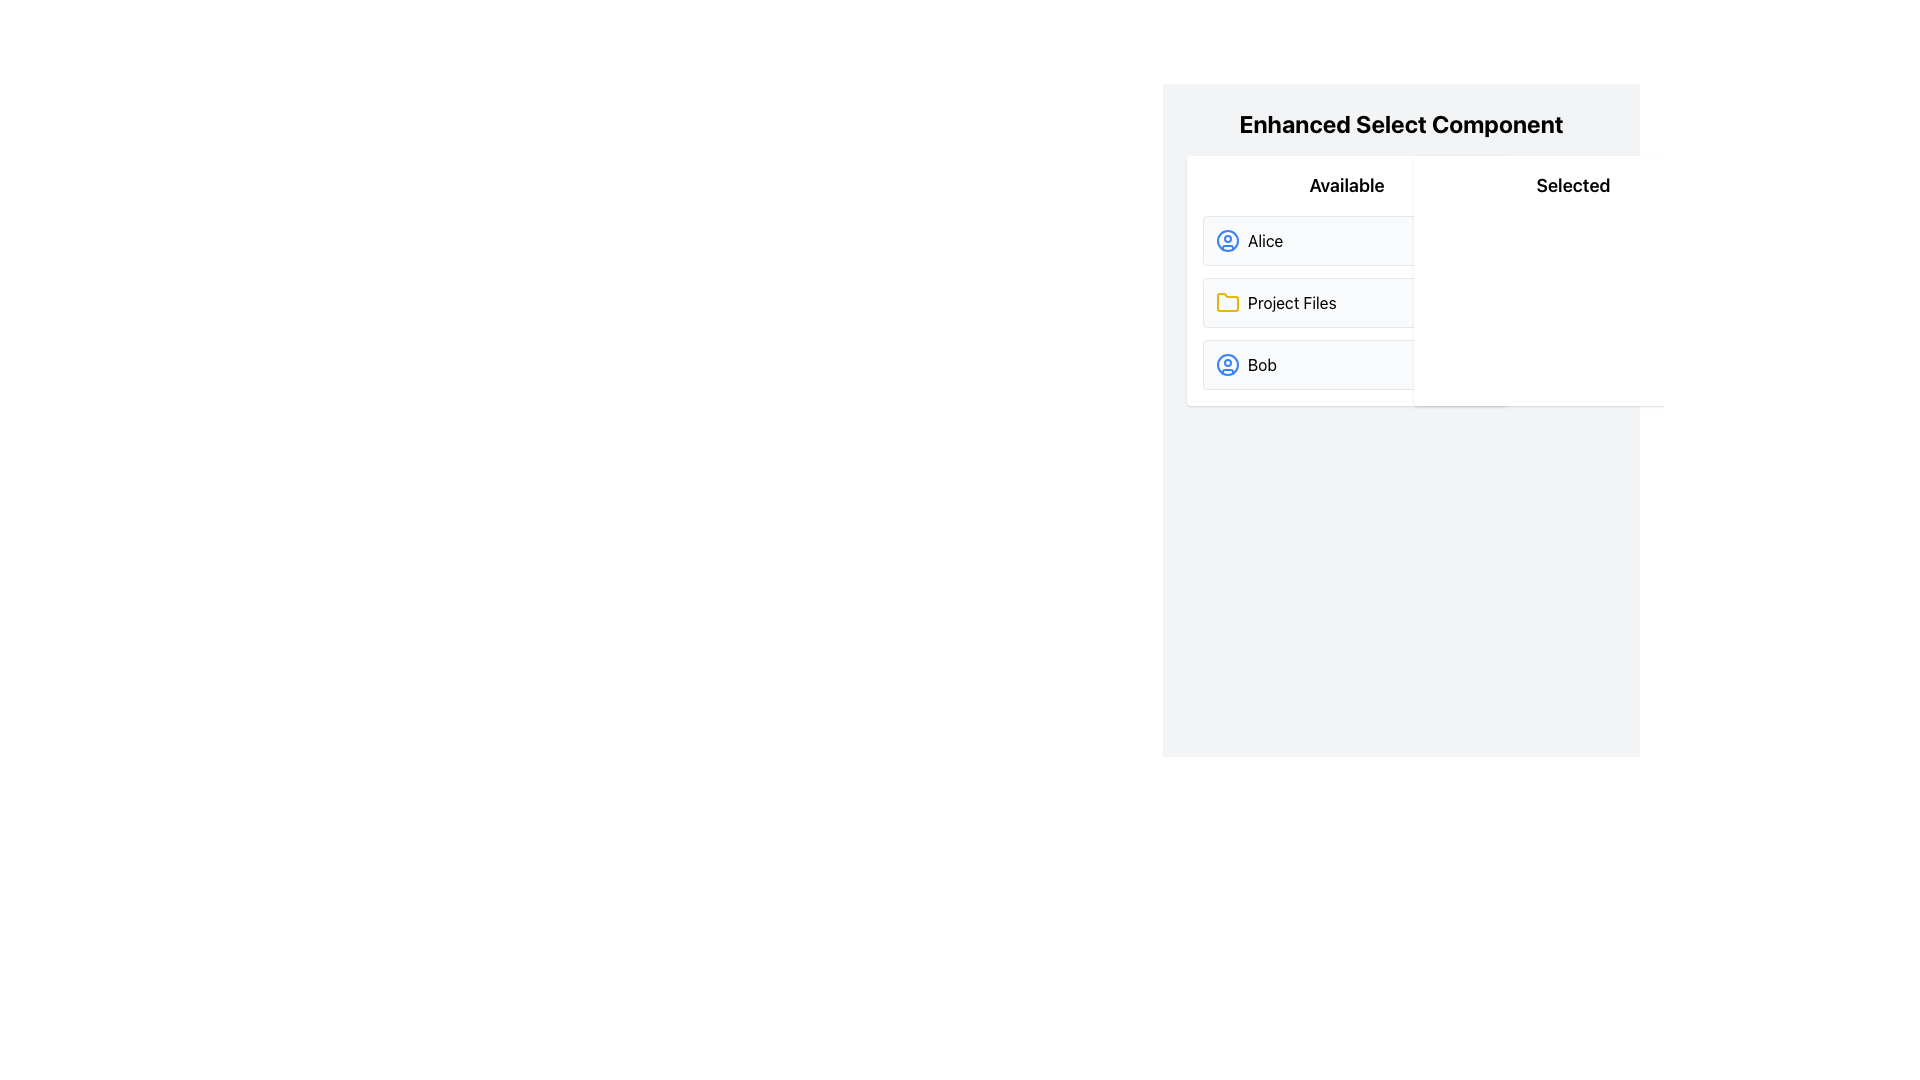  What do you see at coordinates (1248, 239) in the screenshot?
I see `the selectable list item labeled 'Alice'` at bounding box center [1248, 239].